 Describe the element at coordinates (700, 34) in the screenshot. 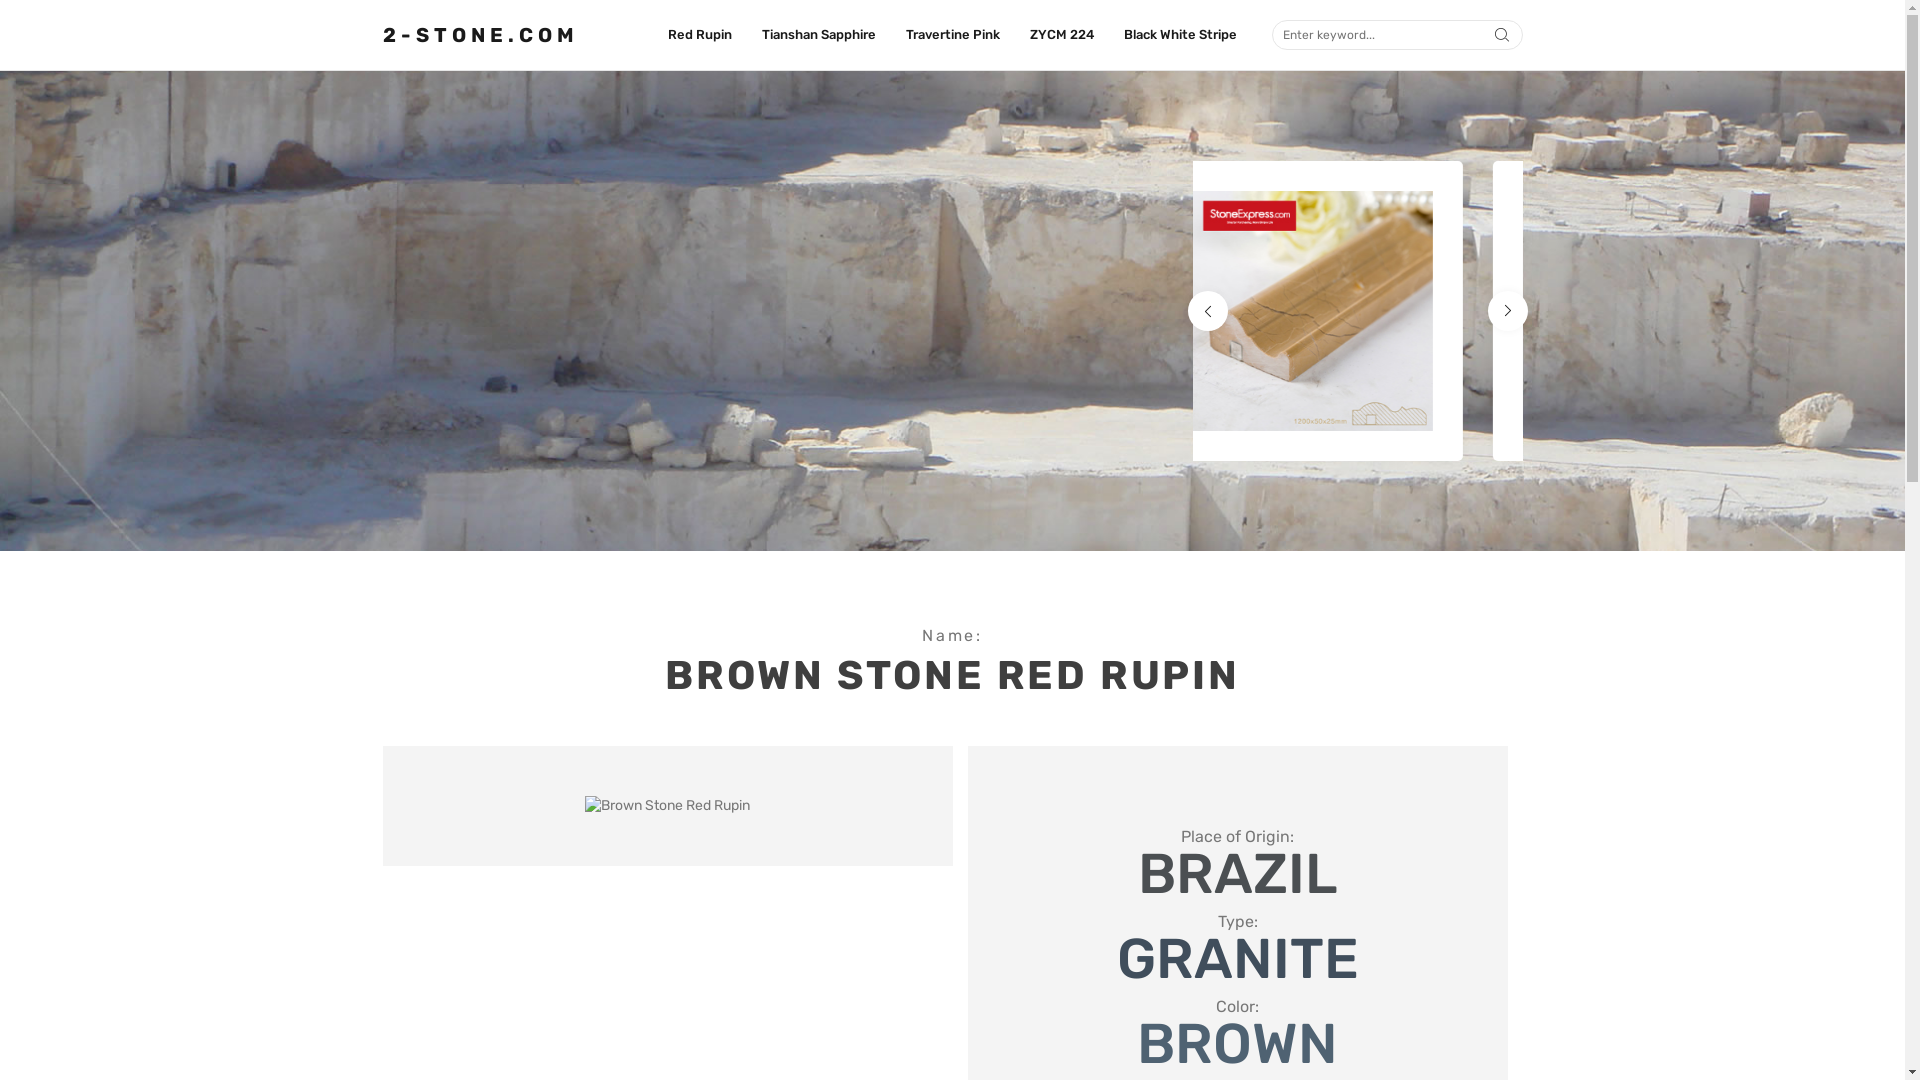

I see `'Red Rupin'` at that location.